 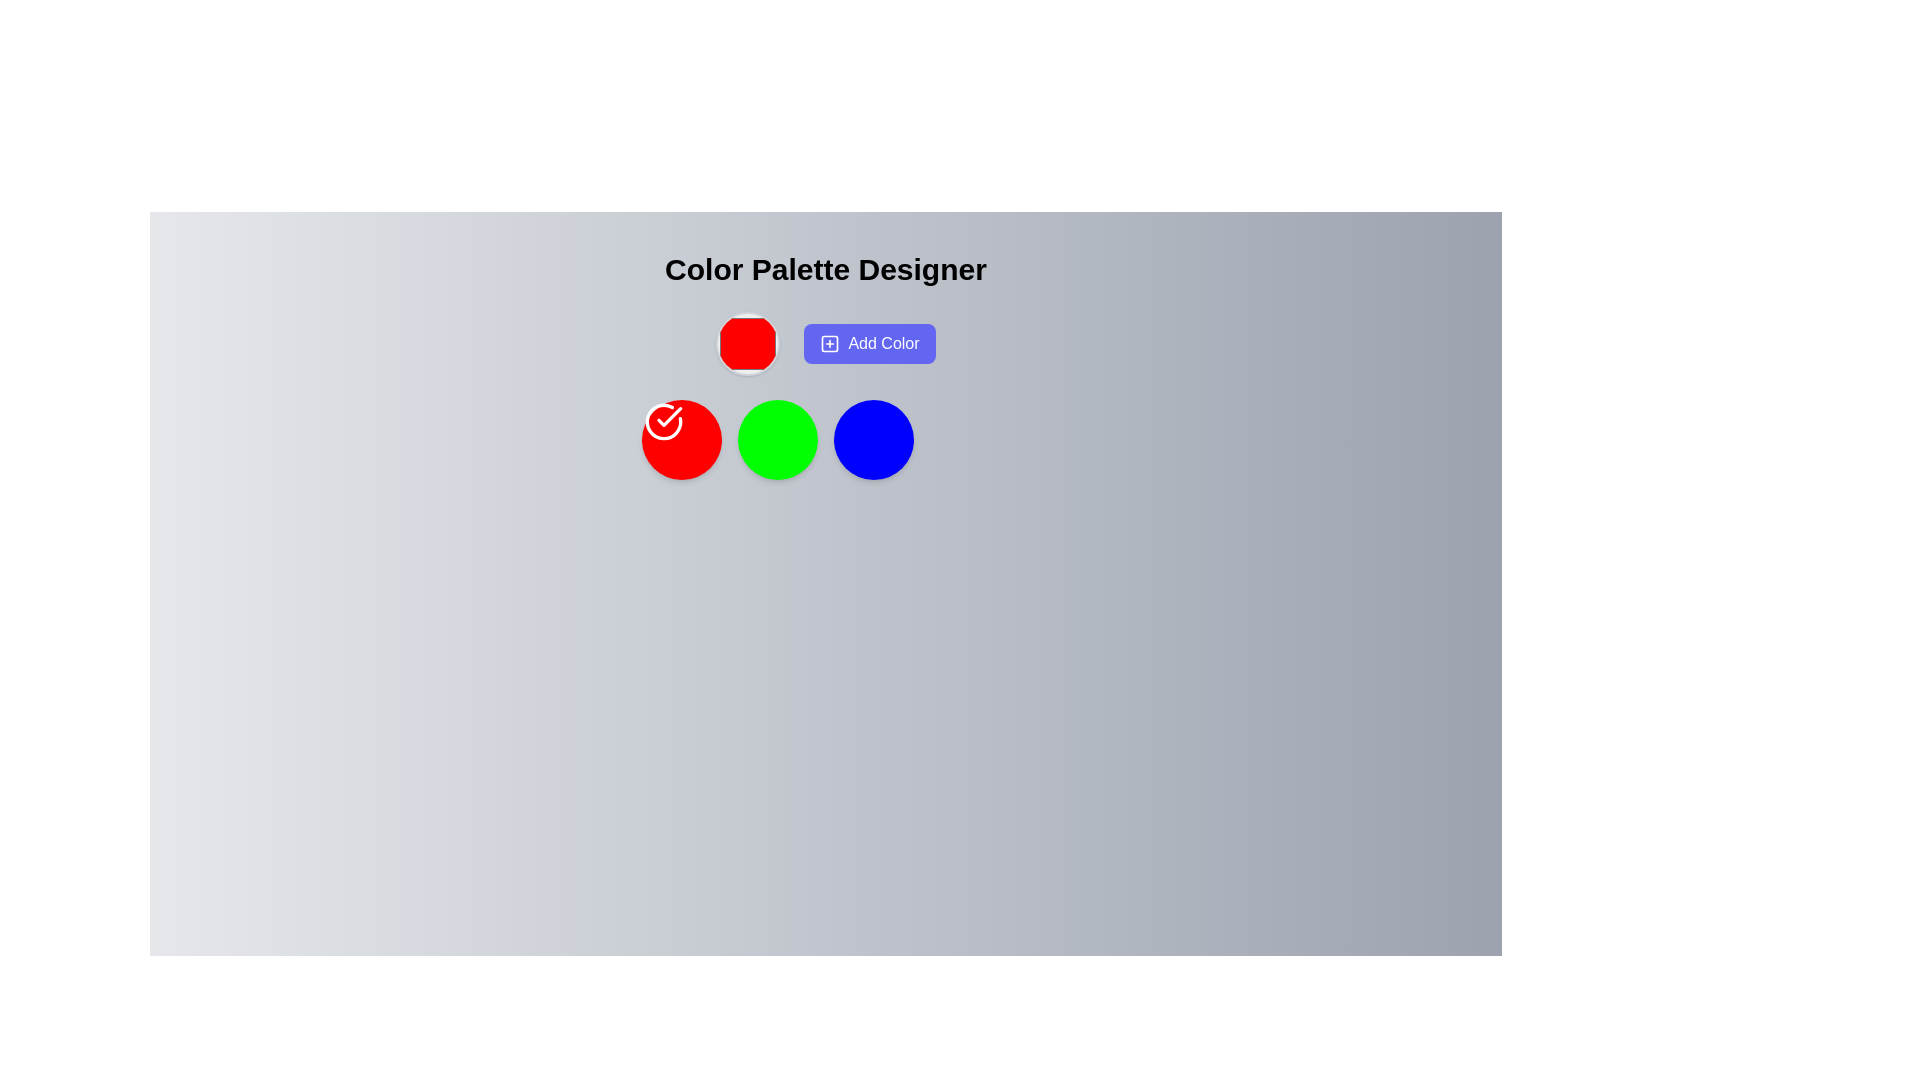 What do you see at coordinates (776, 438) in the screenshot?
I see `the bright green circular button located in the center row of a grid layout, which is the second circular item from the left` at bounding box center [776, 438].